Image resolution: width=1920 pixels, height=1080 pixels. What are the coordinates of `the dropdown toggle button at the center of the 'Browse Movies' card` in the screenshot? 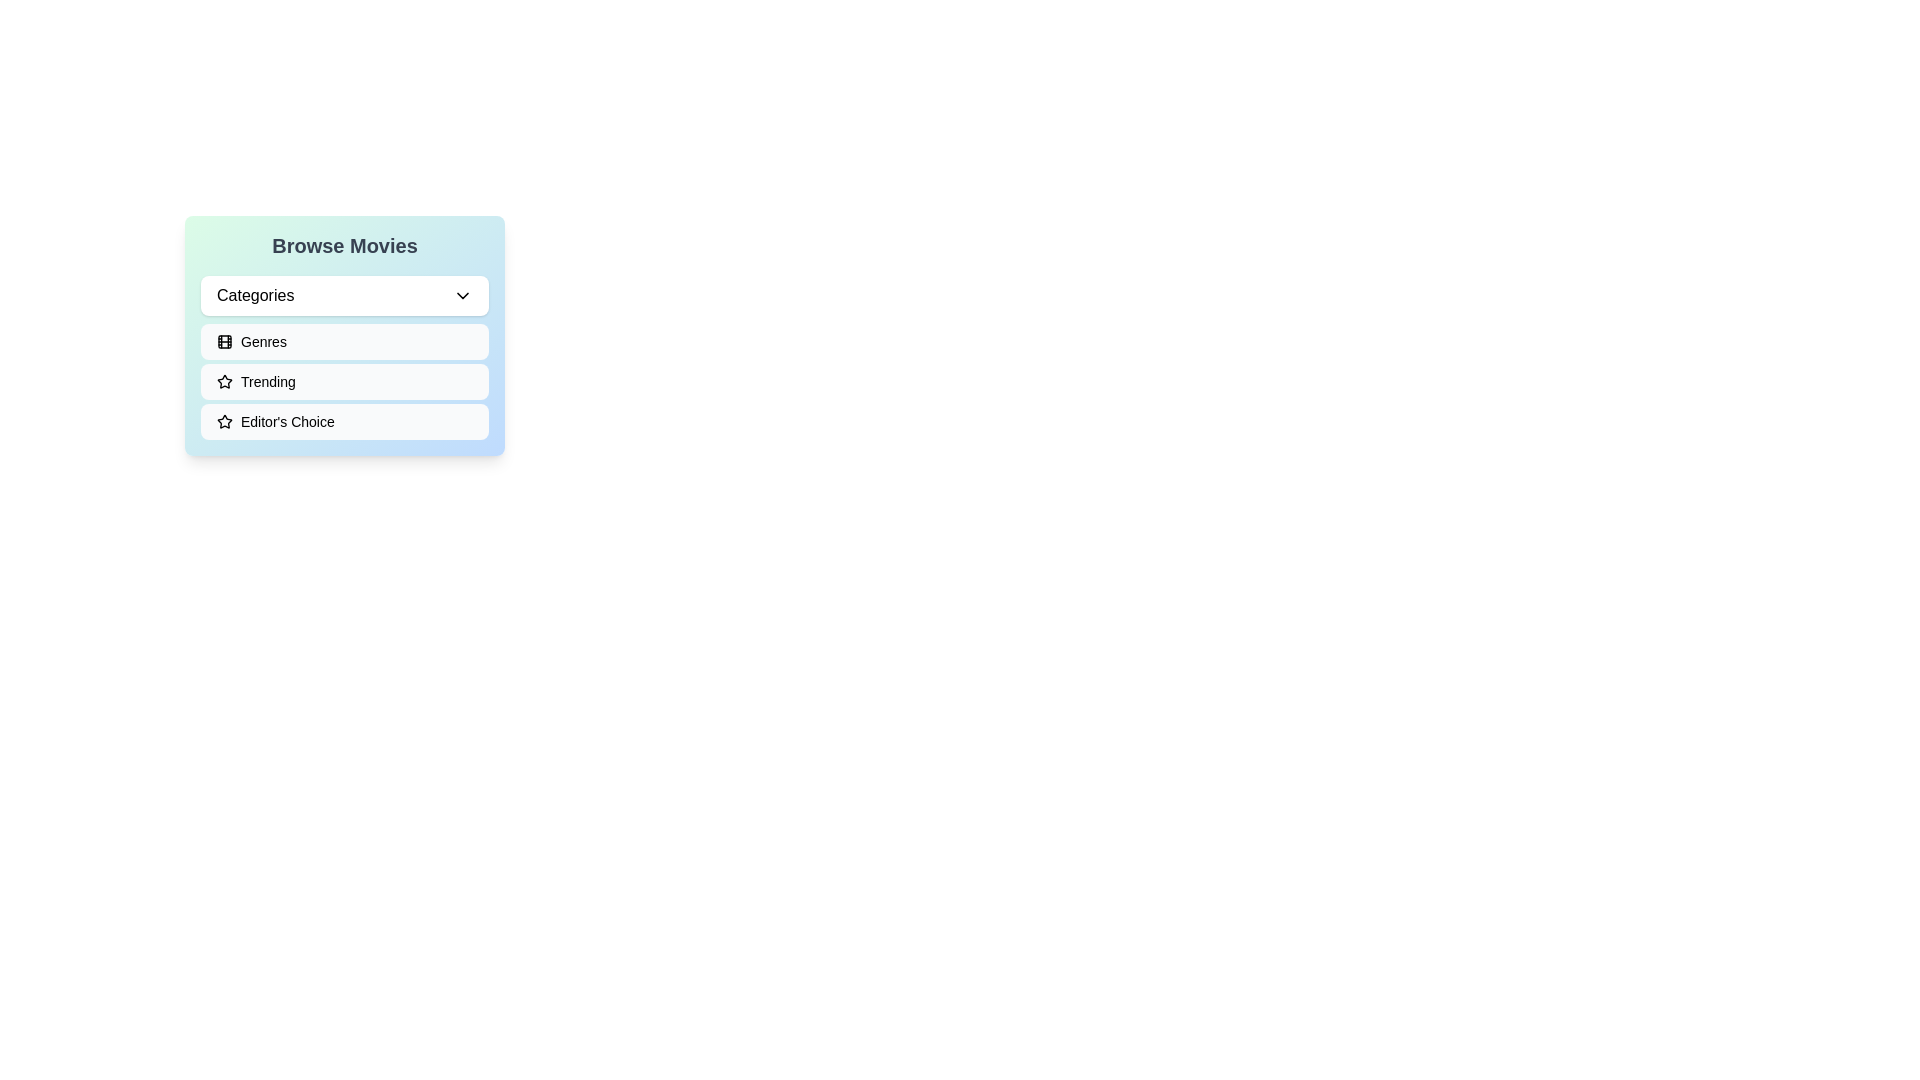 It's located at (345, 296).